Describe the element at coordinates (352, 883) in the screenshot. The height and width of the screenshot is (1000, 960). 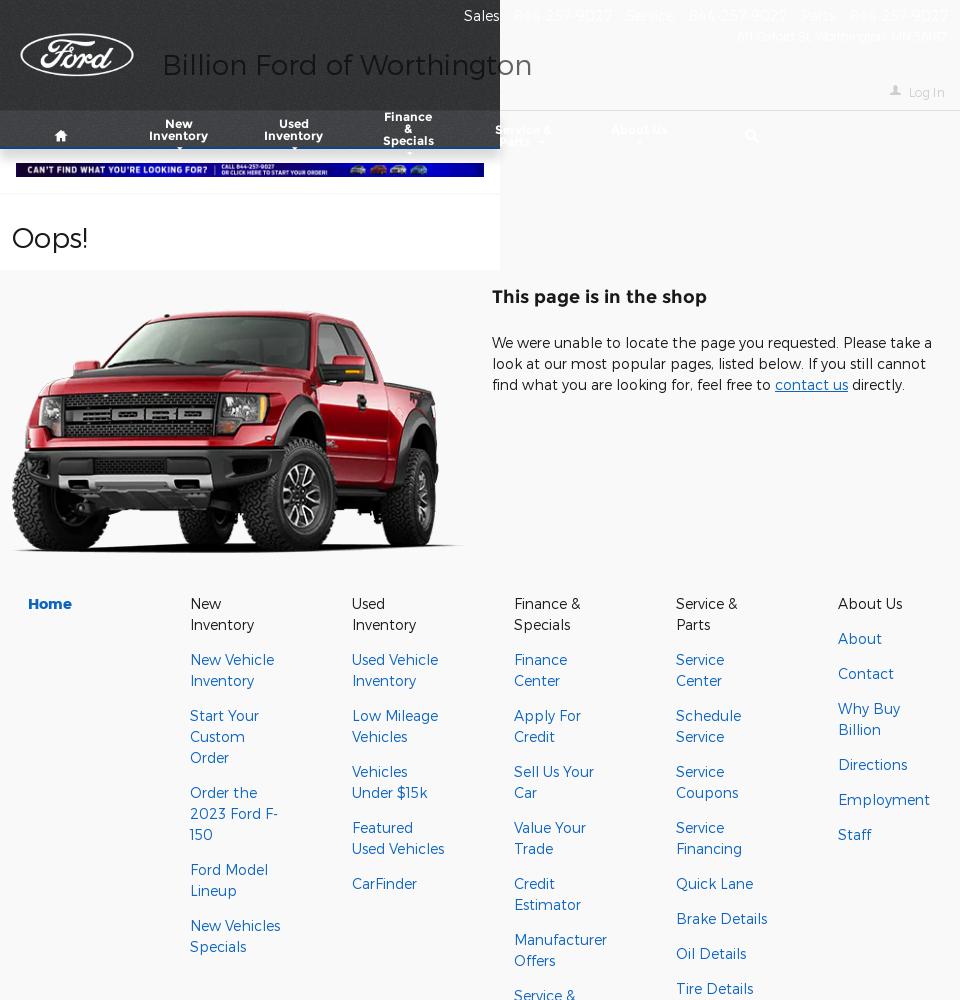
I see `'CarFinder'` at that location.